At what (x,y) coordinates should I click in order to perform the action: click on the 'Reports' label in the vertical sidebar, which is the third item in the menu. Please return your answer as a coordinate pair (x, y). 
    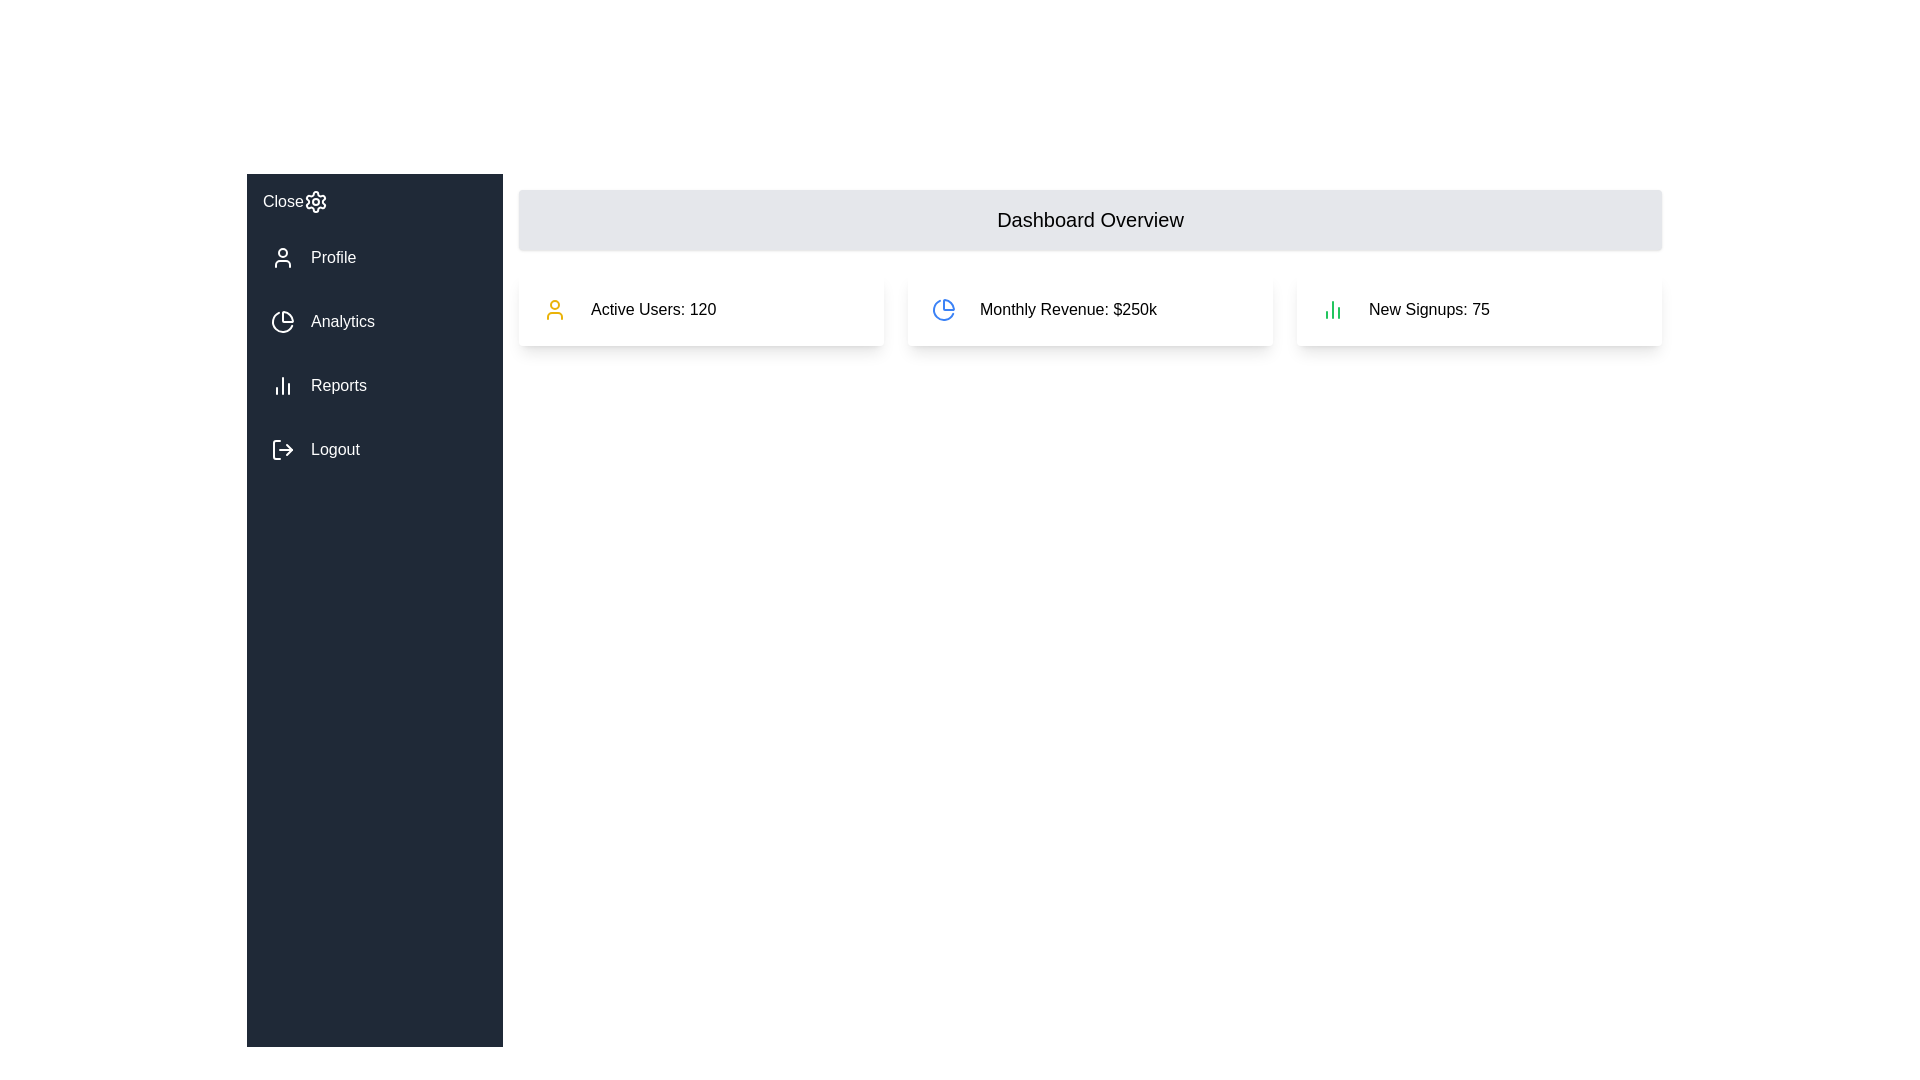
    Looking at the image, I should click on (339, 385).